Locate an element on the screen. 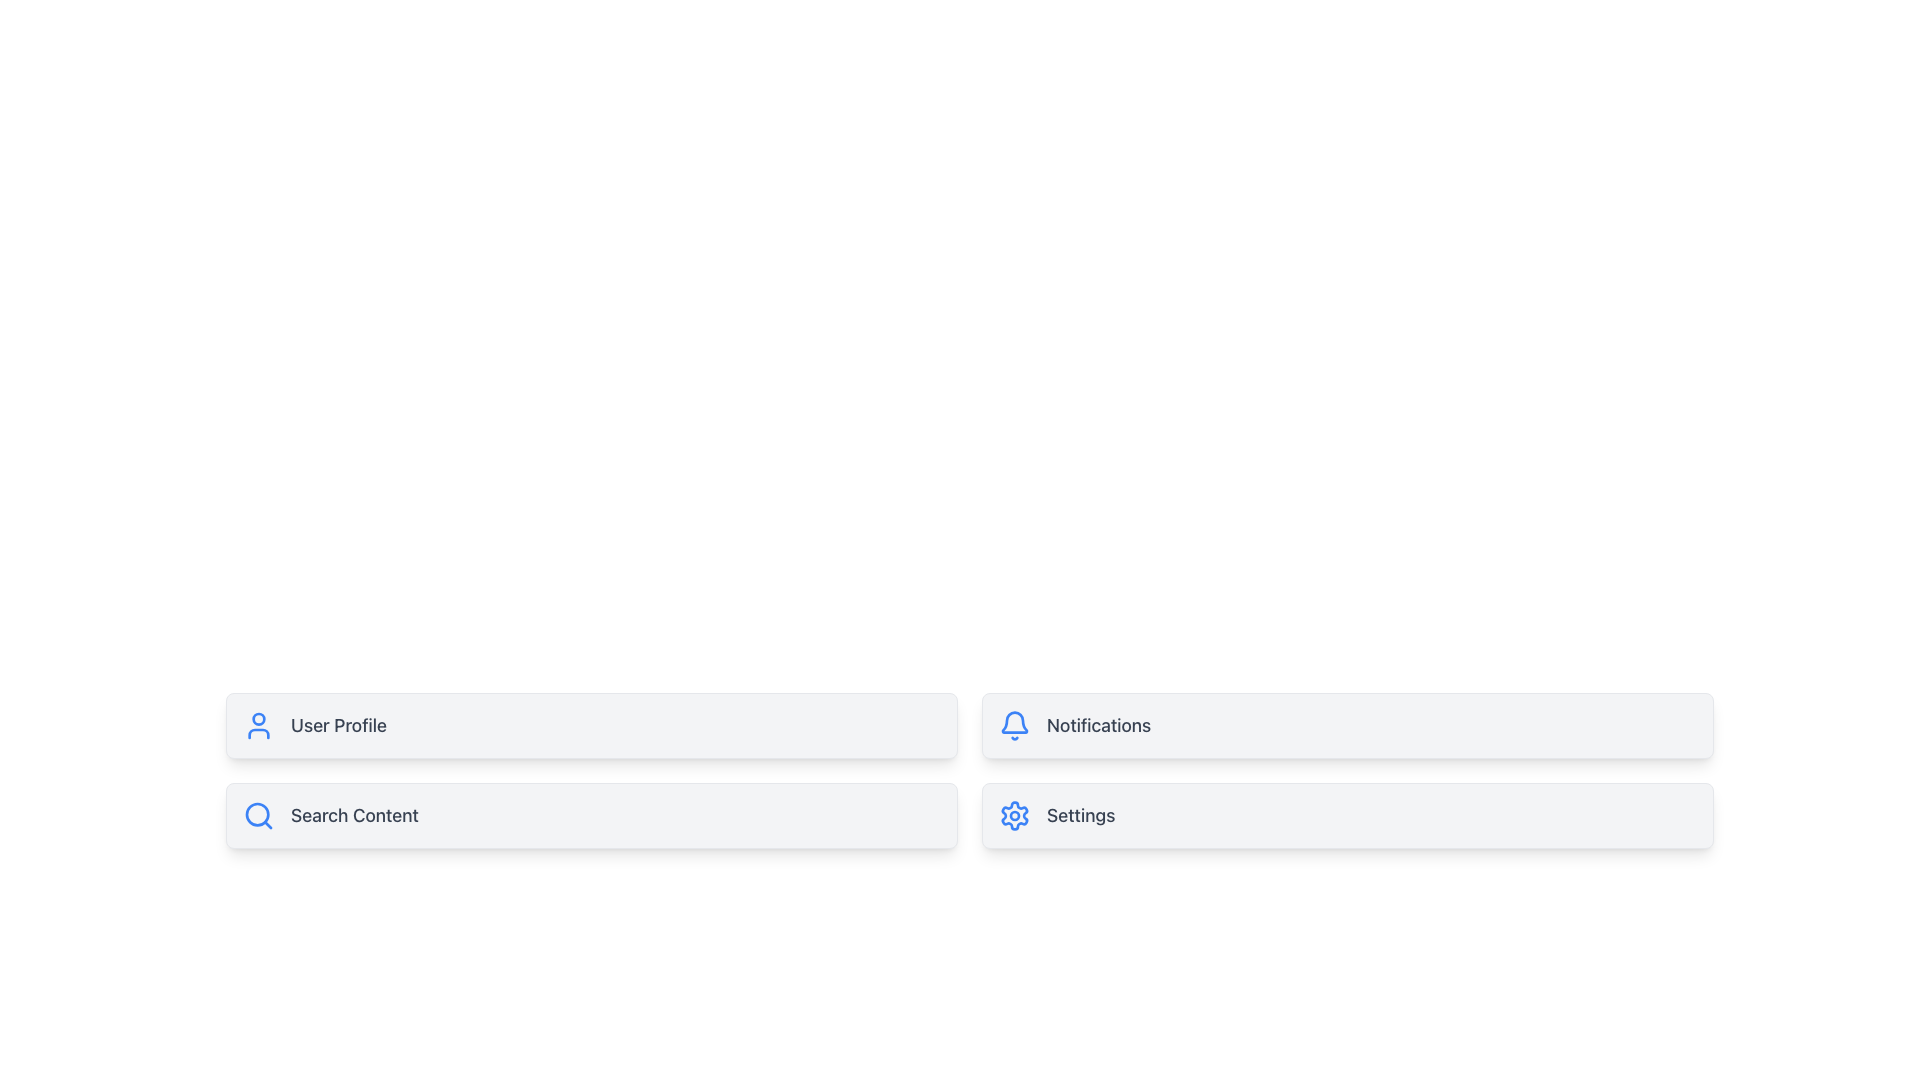 The image size is (1920, 1080). the 'Notifications' label with the blue bell icon for accessibility actions is located at coordinates (1348, 725).